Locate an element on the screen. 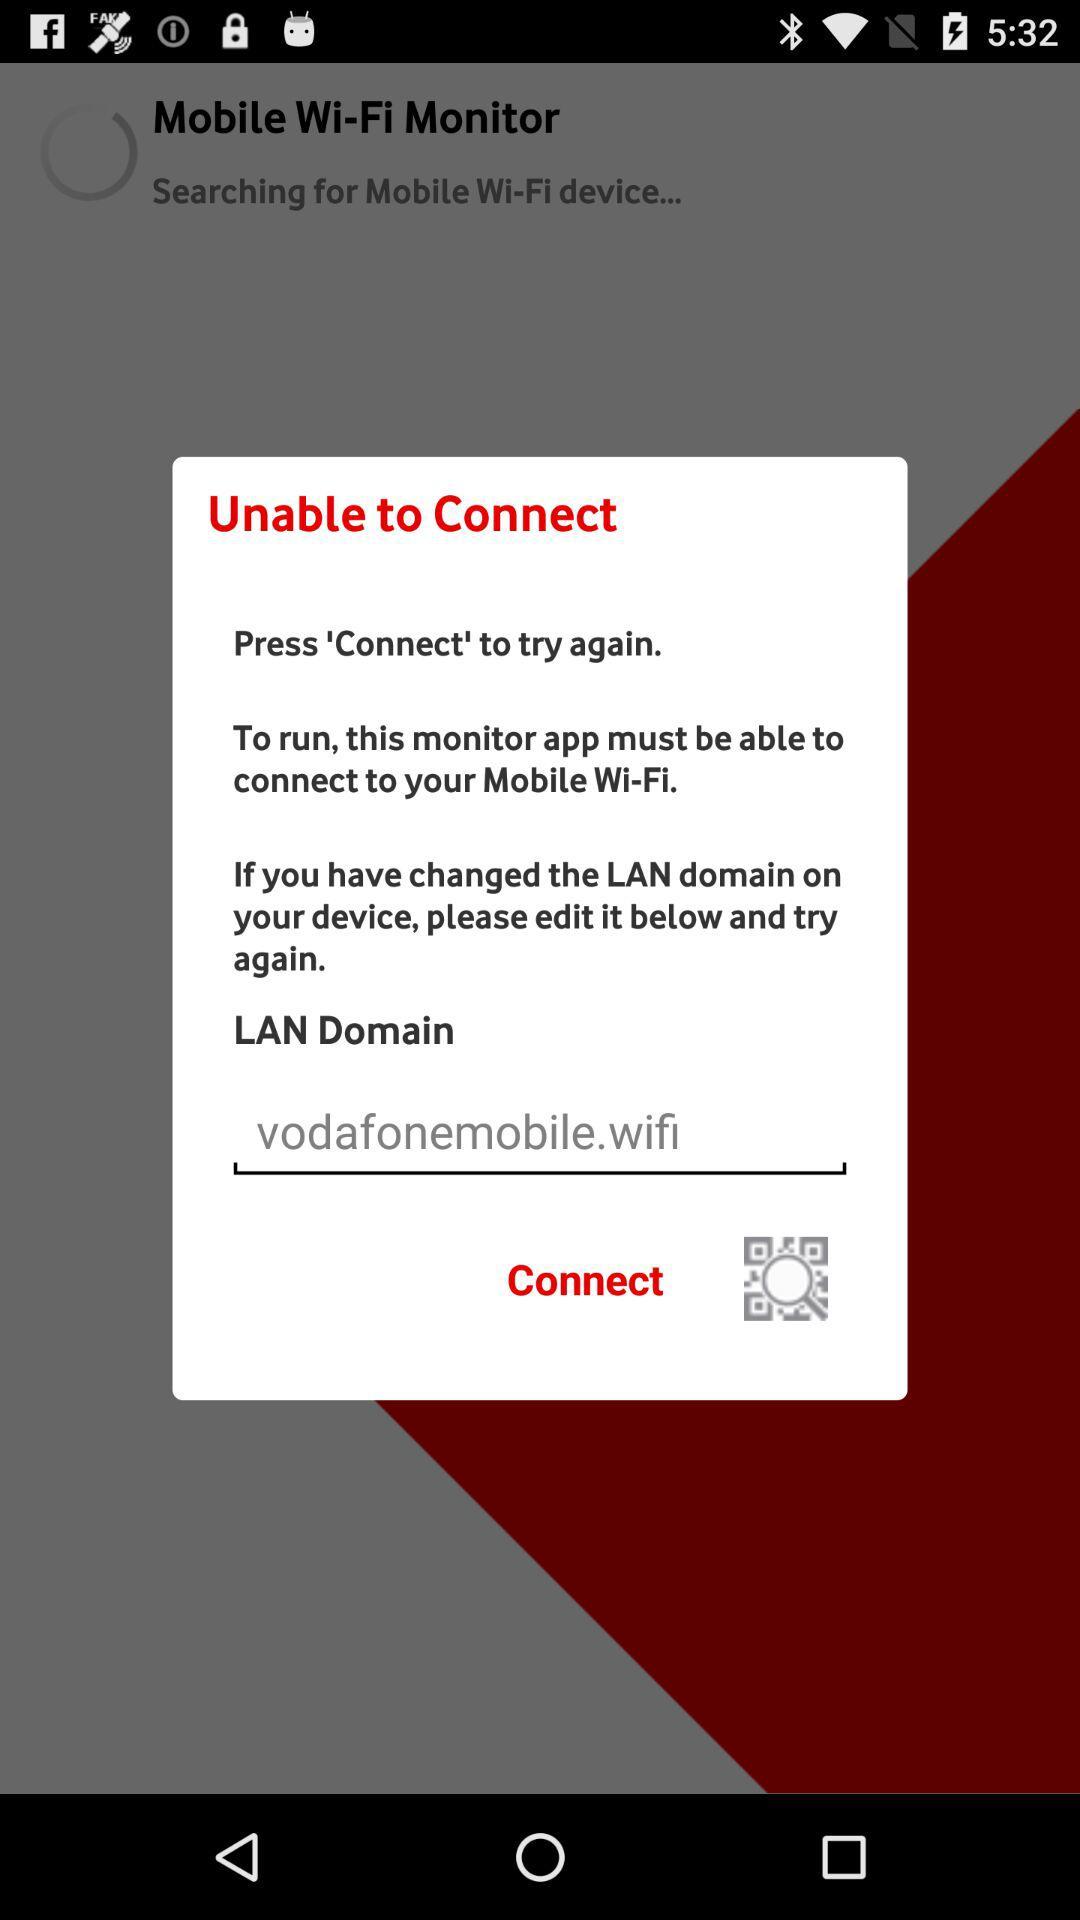  scan qr code is located at coordinates (785, 1277).